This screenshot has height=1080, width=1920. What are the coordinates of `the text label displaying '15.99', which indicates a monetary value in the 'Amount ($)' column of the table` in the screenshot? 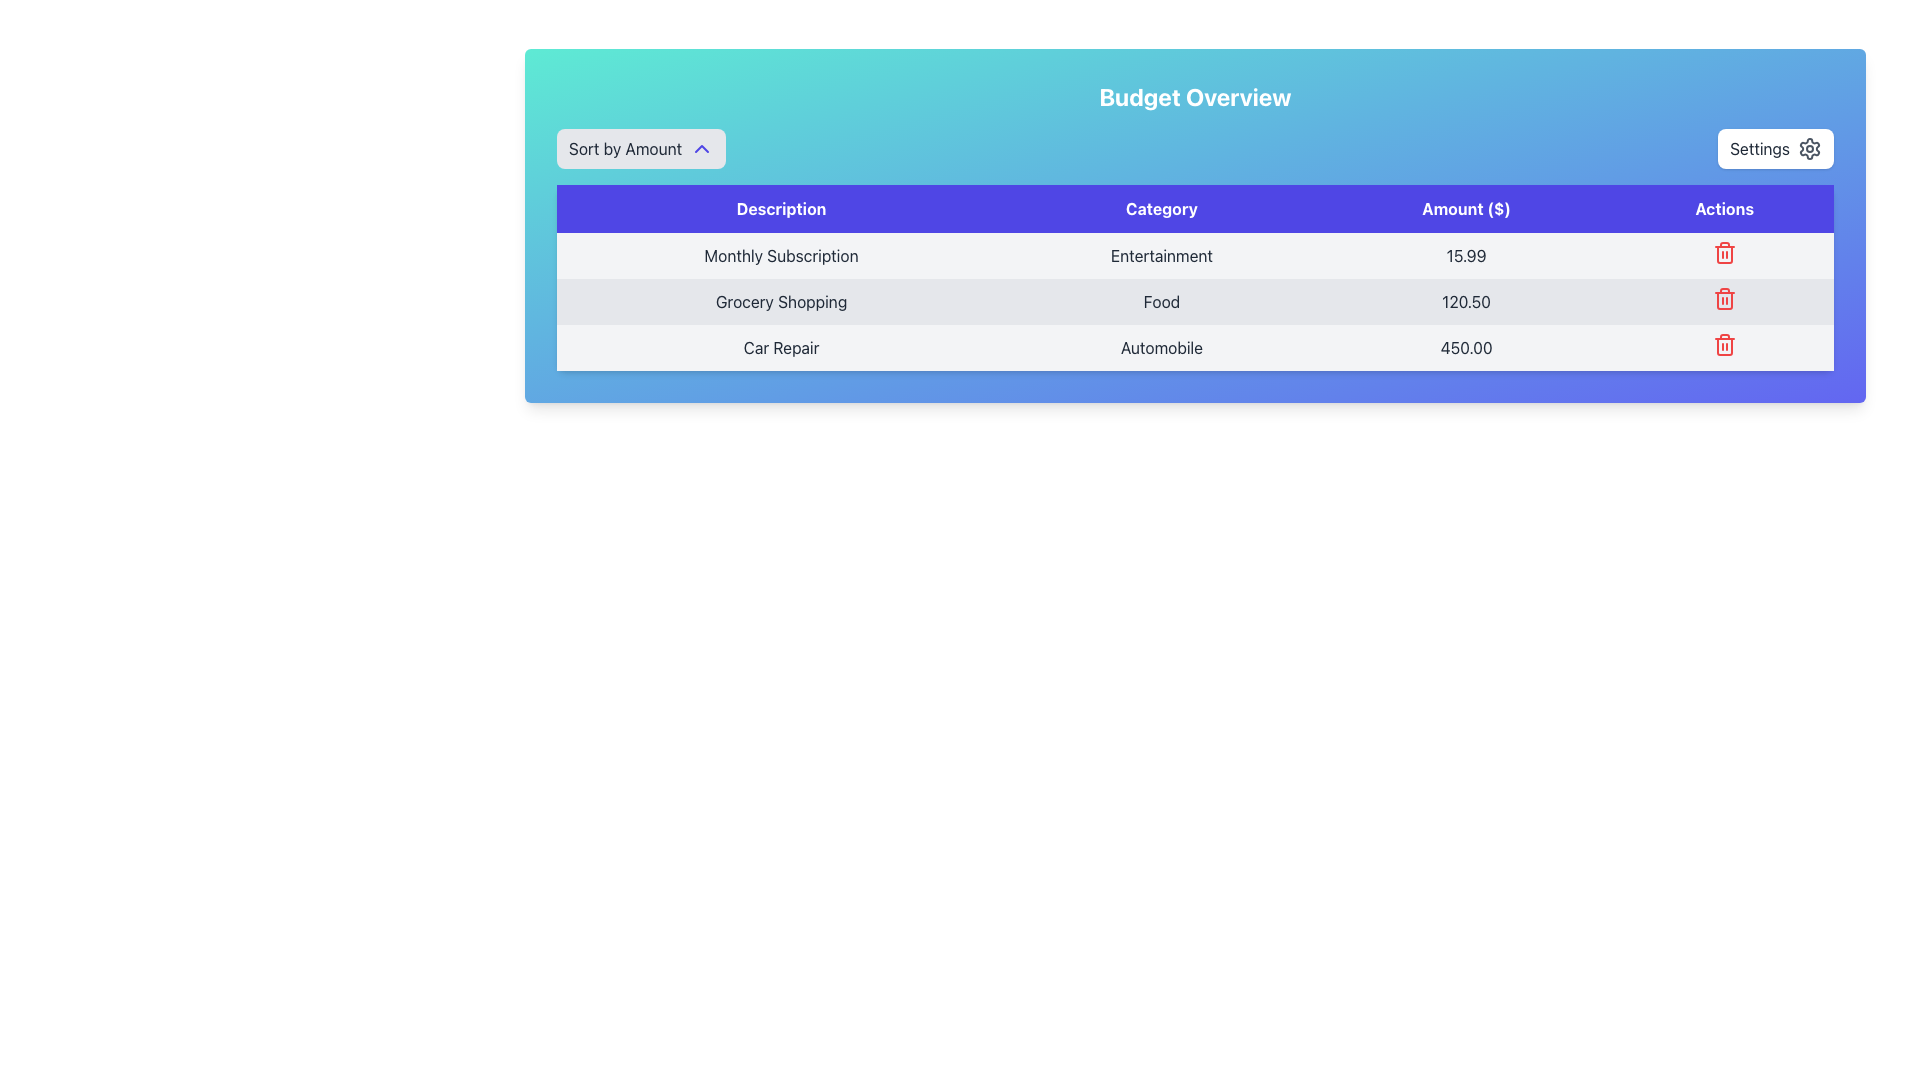 It's located at (1466, 254).